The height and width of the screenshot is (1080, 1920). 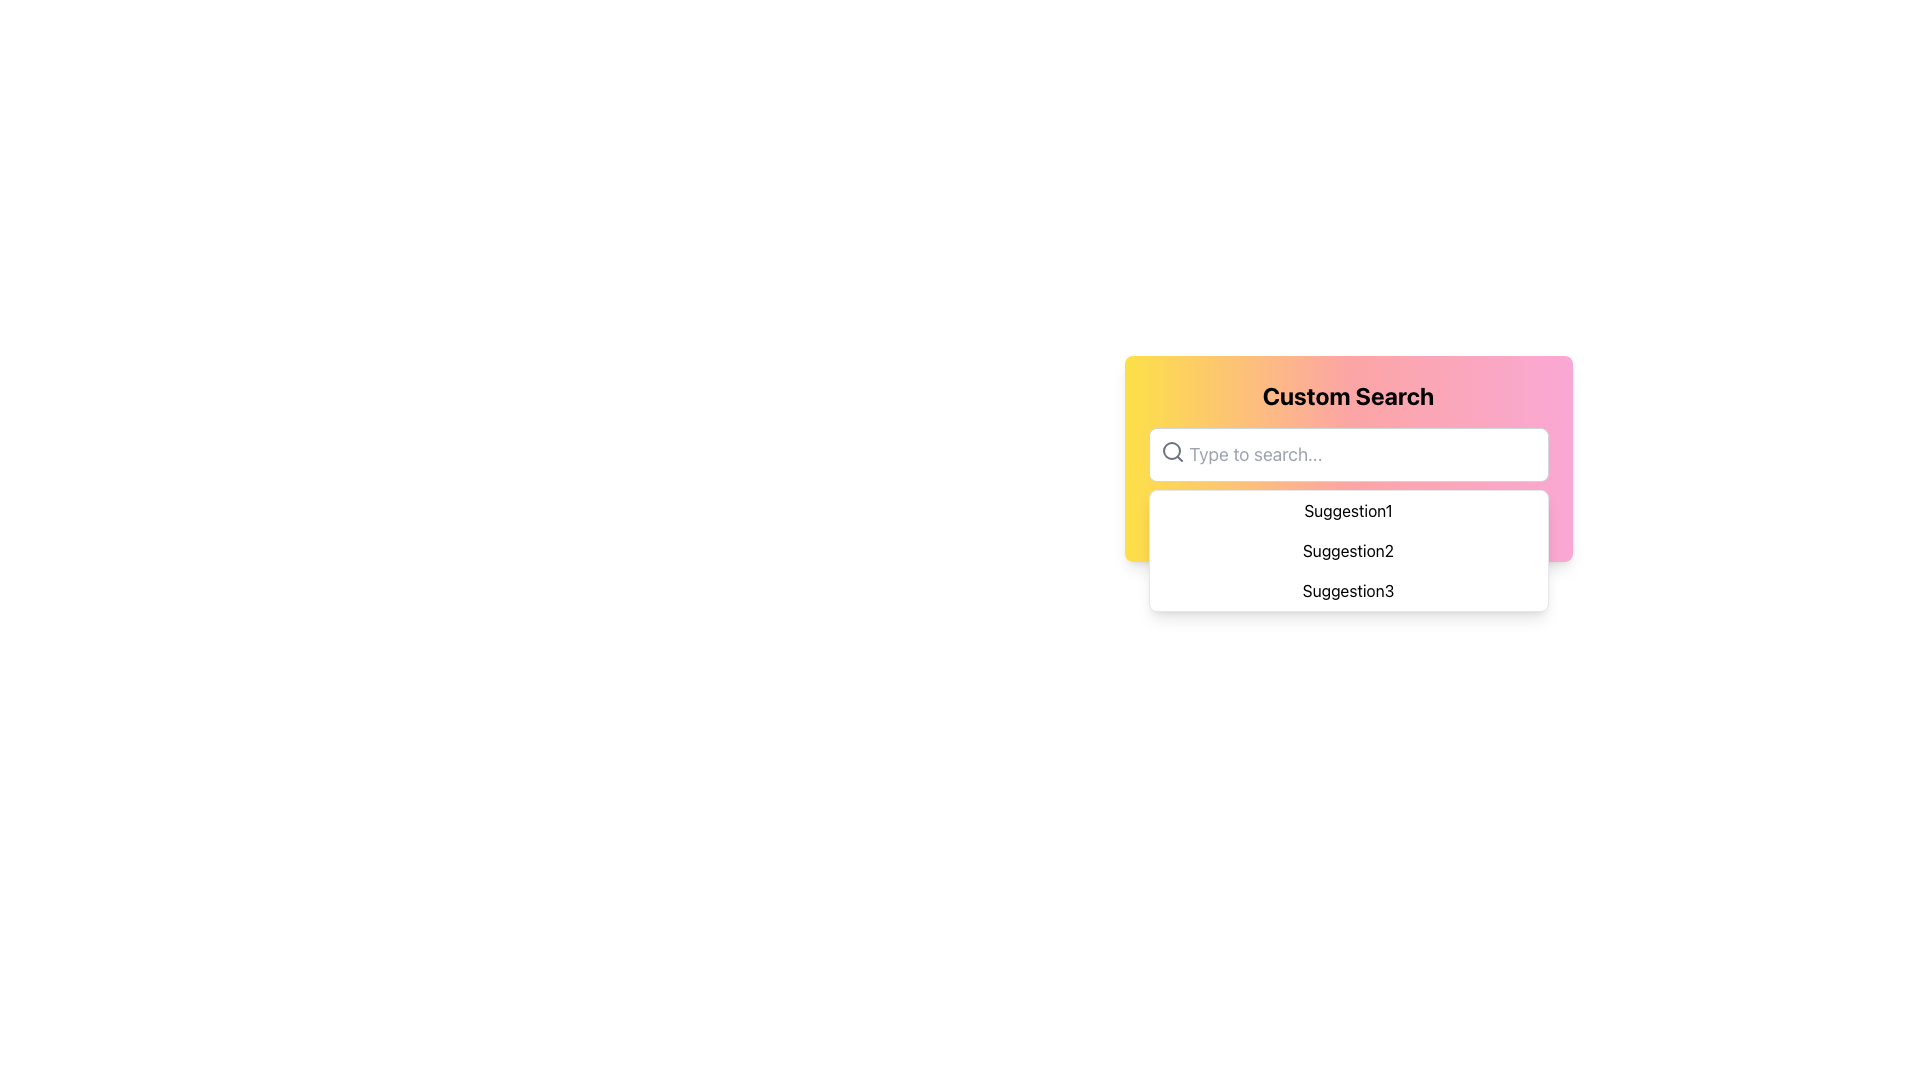 What do you see at coordinates (1172, 451) in the screenshot?
I see `the Icon (Search) which is positioned inside the search input field, slightly offset towards the left, indicating the presence of search functionality` at bounding box center [1172, 451].